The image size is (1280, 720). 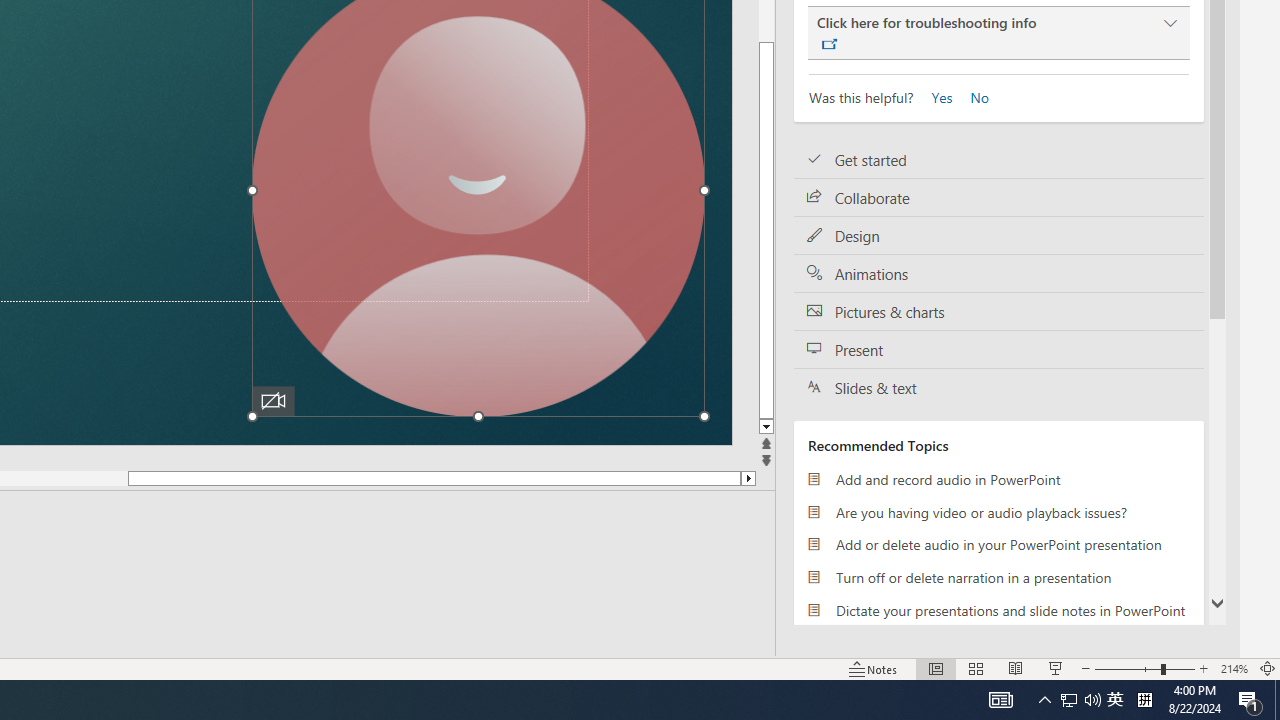 I want to click on 'Are you having video or audio playback issues?', so click(x=999, y=511).